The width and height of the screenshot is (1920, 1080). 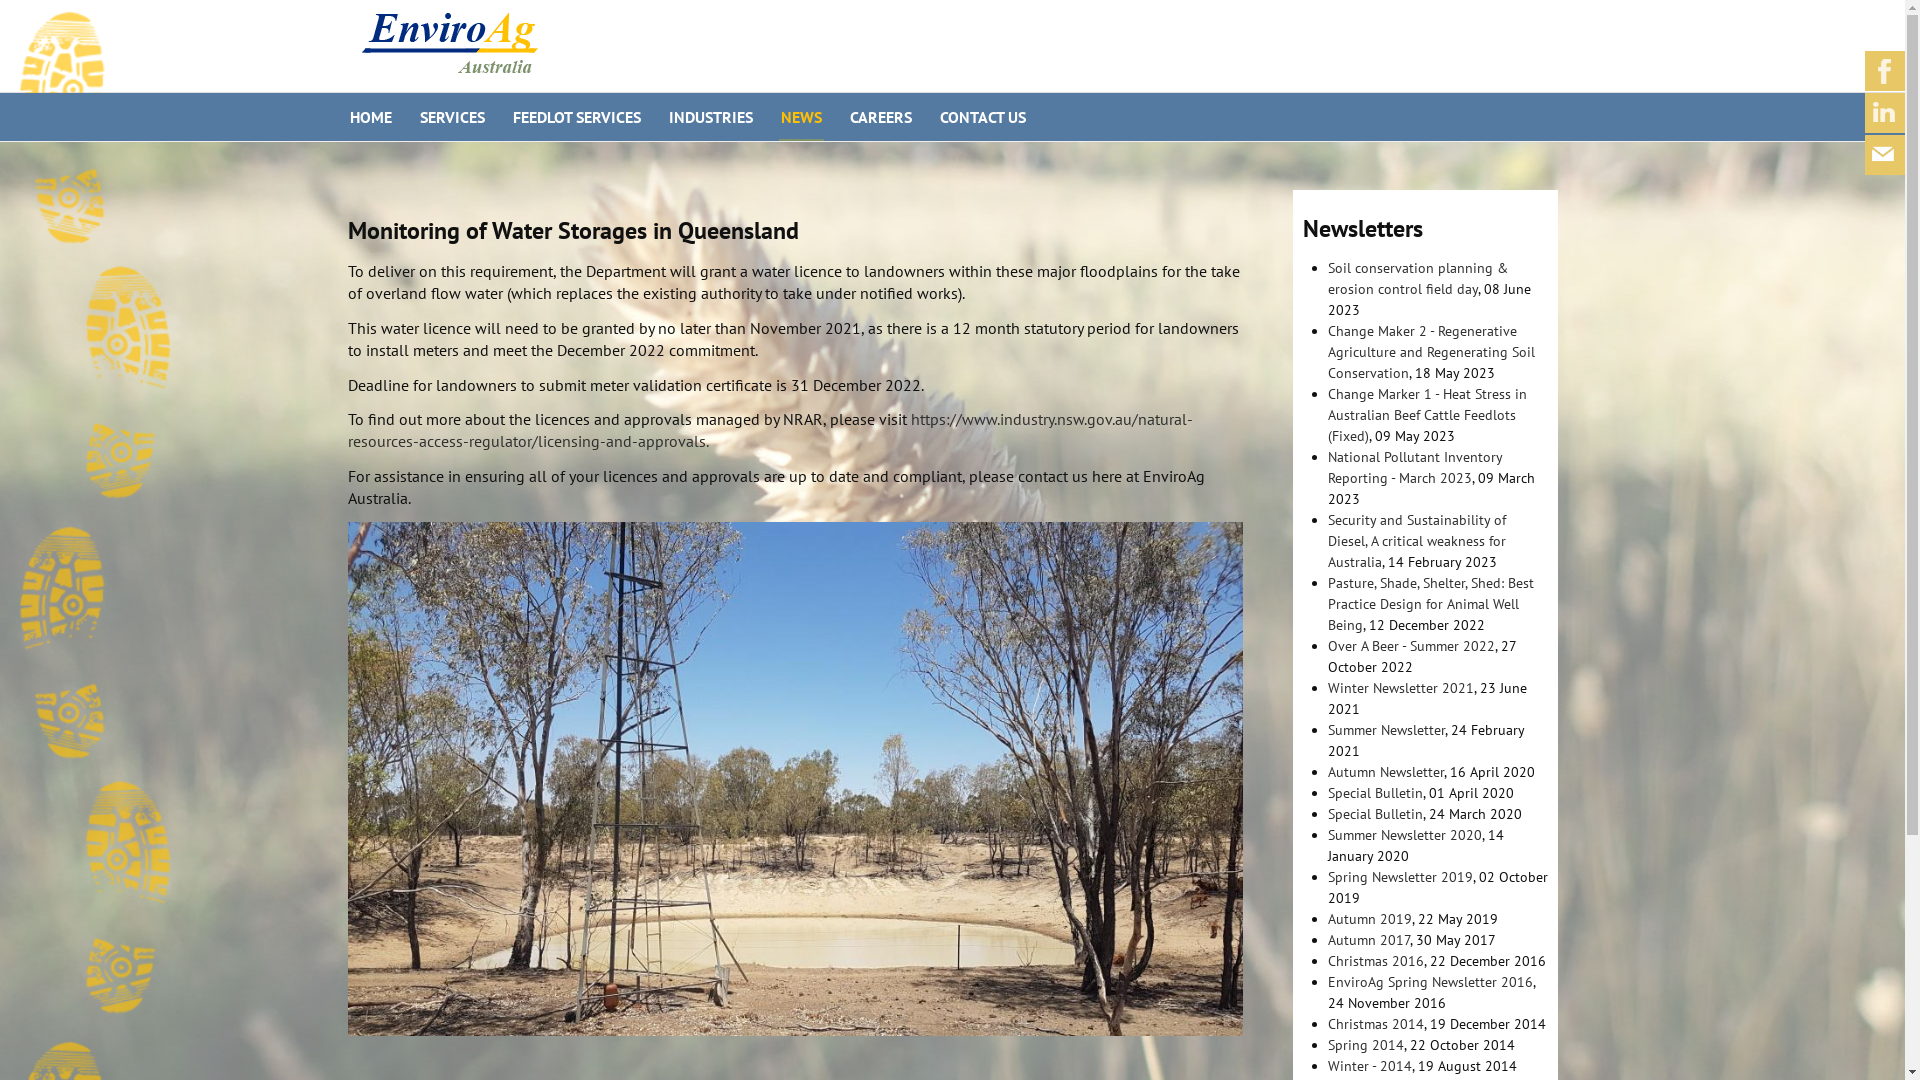 What do you see at coordinates (575, 116) in the screenshot?
I see `'FEEDLOT SERVICES'` at bounding box center [575, 116].